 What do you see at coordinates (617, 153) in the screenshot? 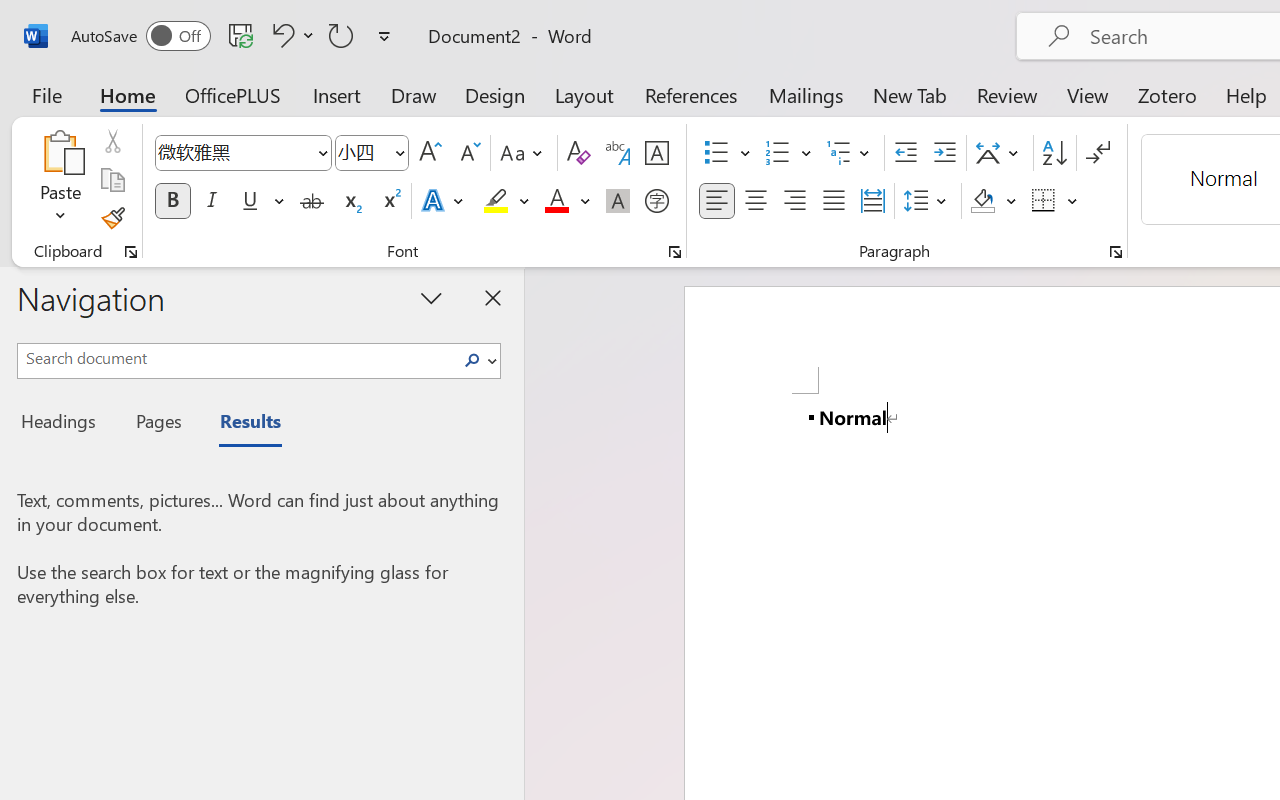
I see `'Phonetic Guide...'` at bounding box center [617, 153].